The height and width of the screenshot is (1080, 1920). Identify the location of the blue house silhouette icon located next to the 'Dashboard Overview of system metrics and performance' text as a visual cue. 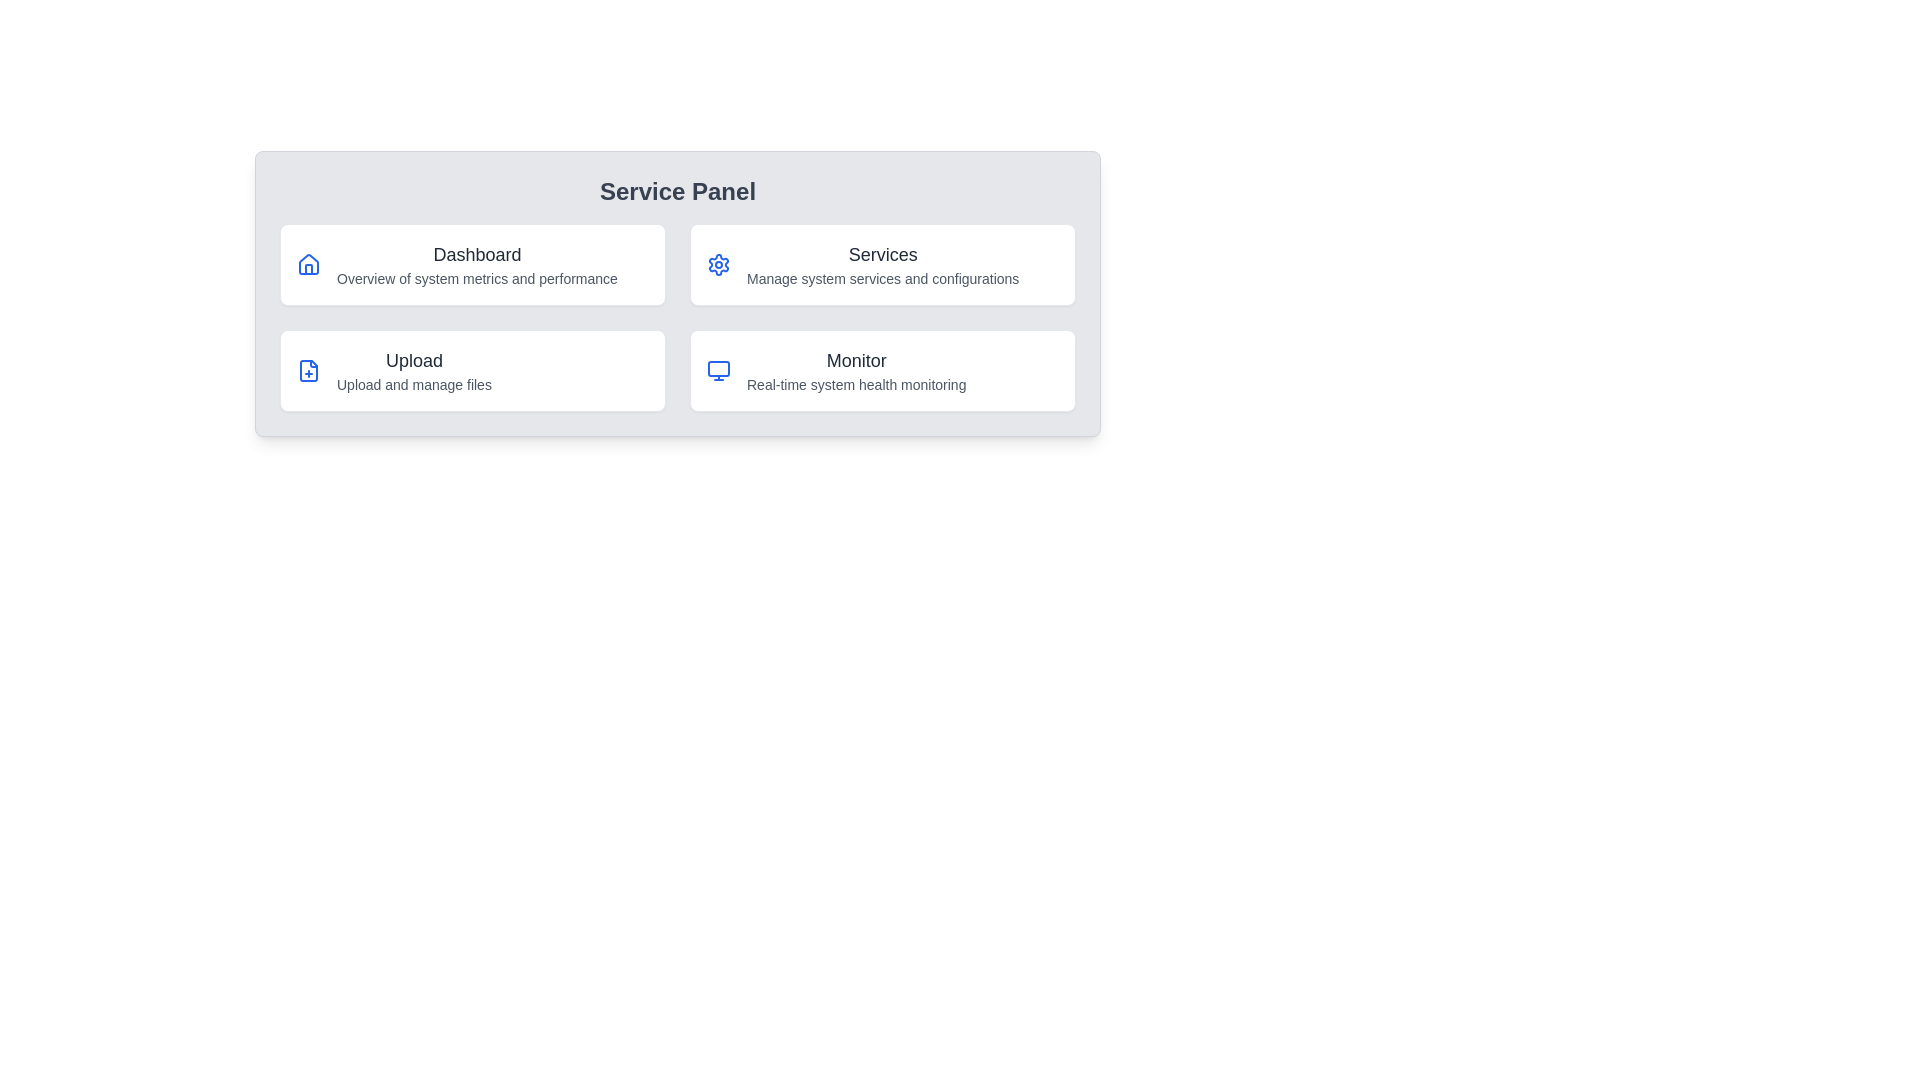
(307, 264).